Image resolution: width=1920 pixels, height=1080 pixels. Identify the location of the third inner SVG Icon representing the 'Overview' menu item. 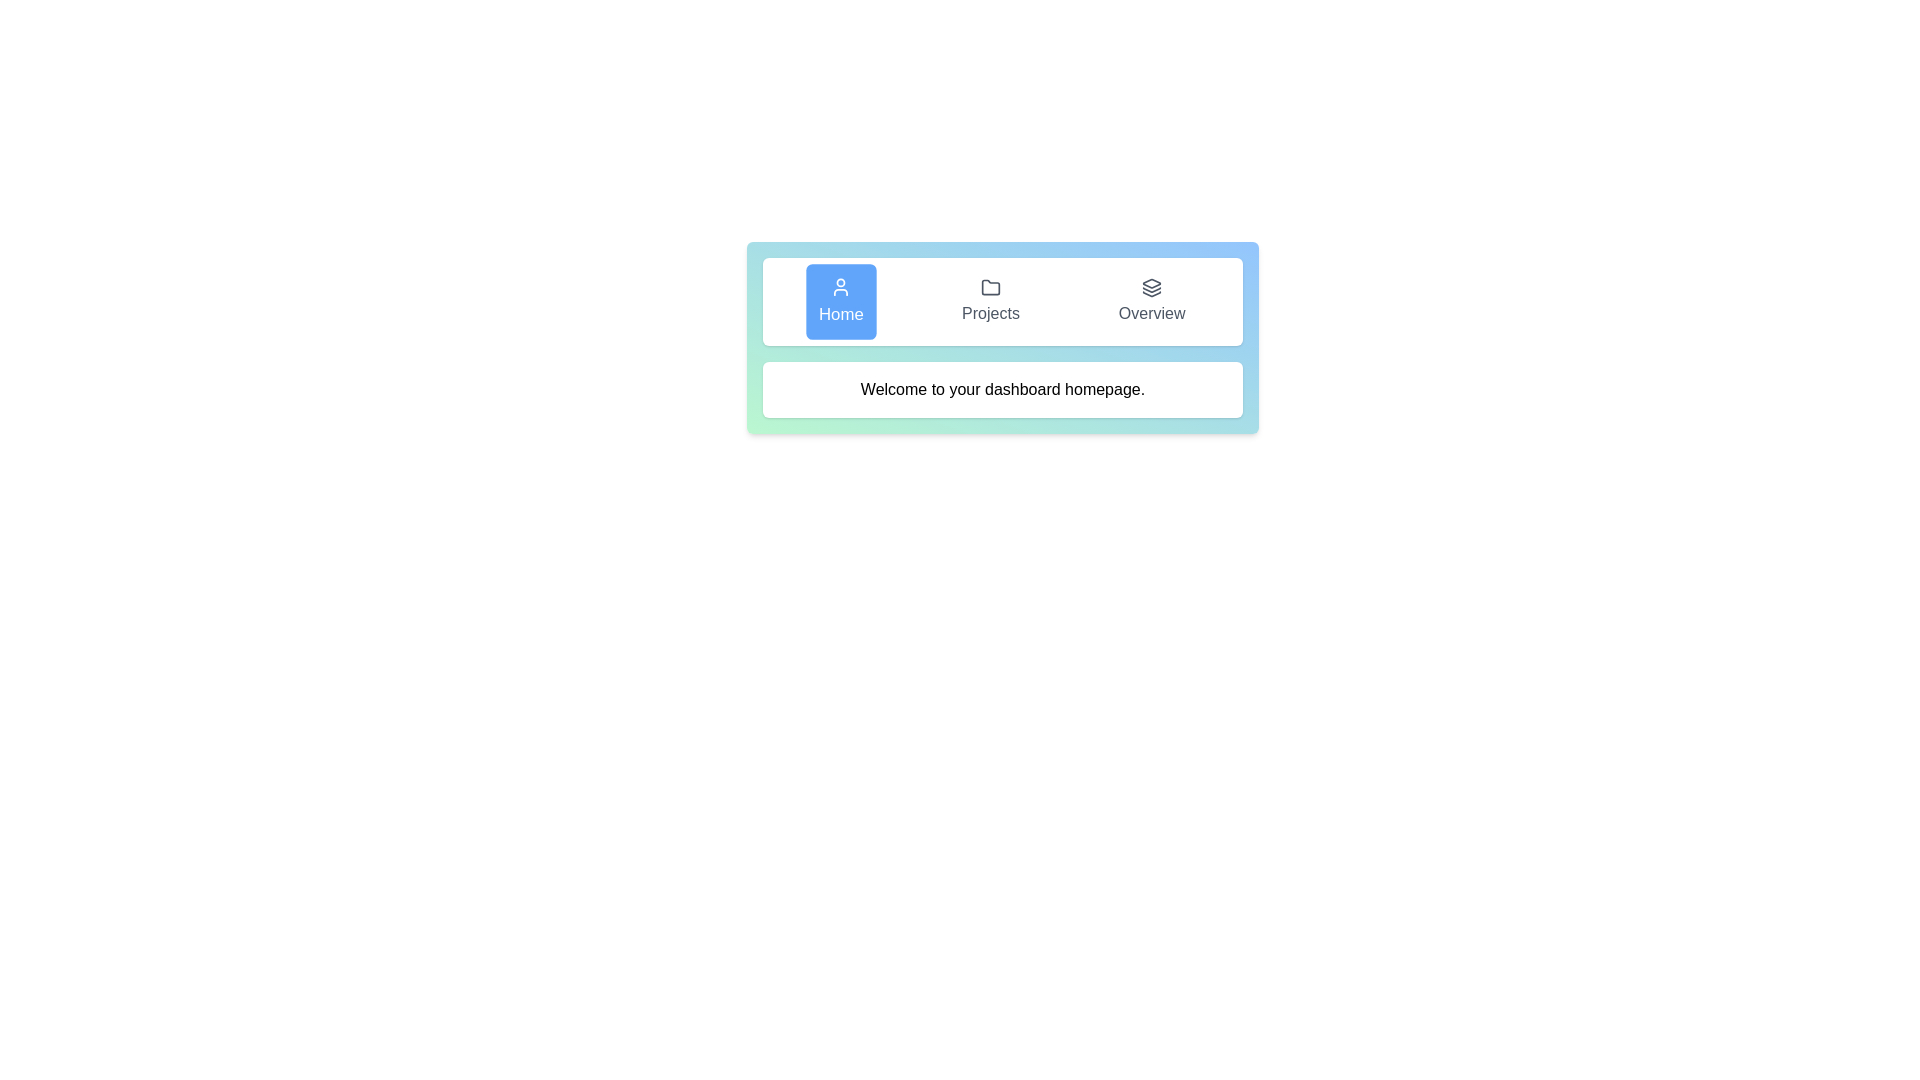
(1152, 294).